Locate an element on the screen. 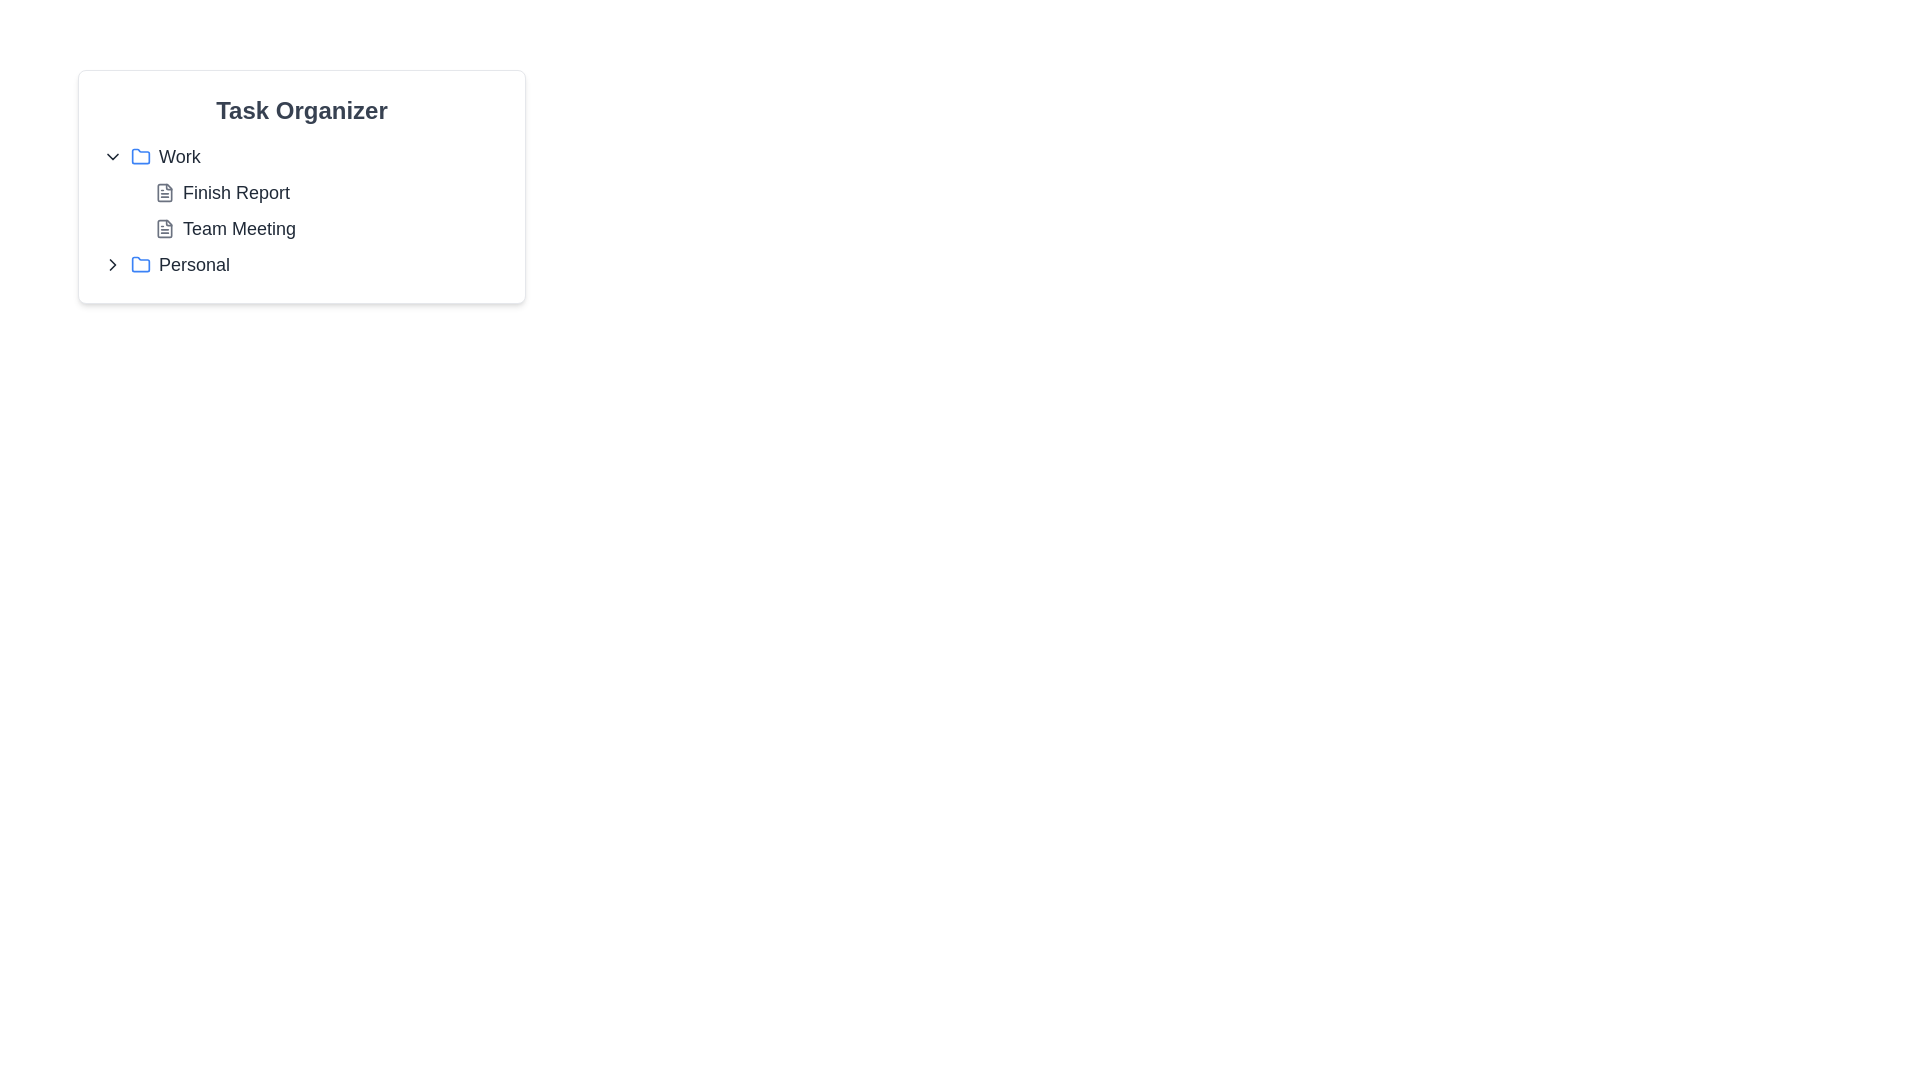 The image size is (1920, 1080). the 'Work' label, which is styled in a larger font and positioned beside a folder icon is located at coordinates (179, 156).